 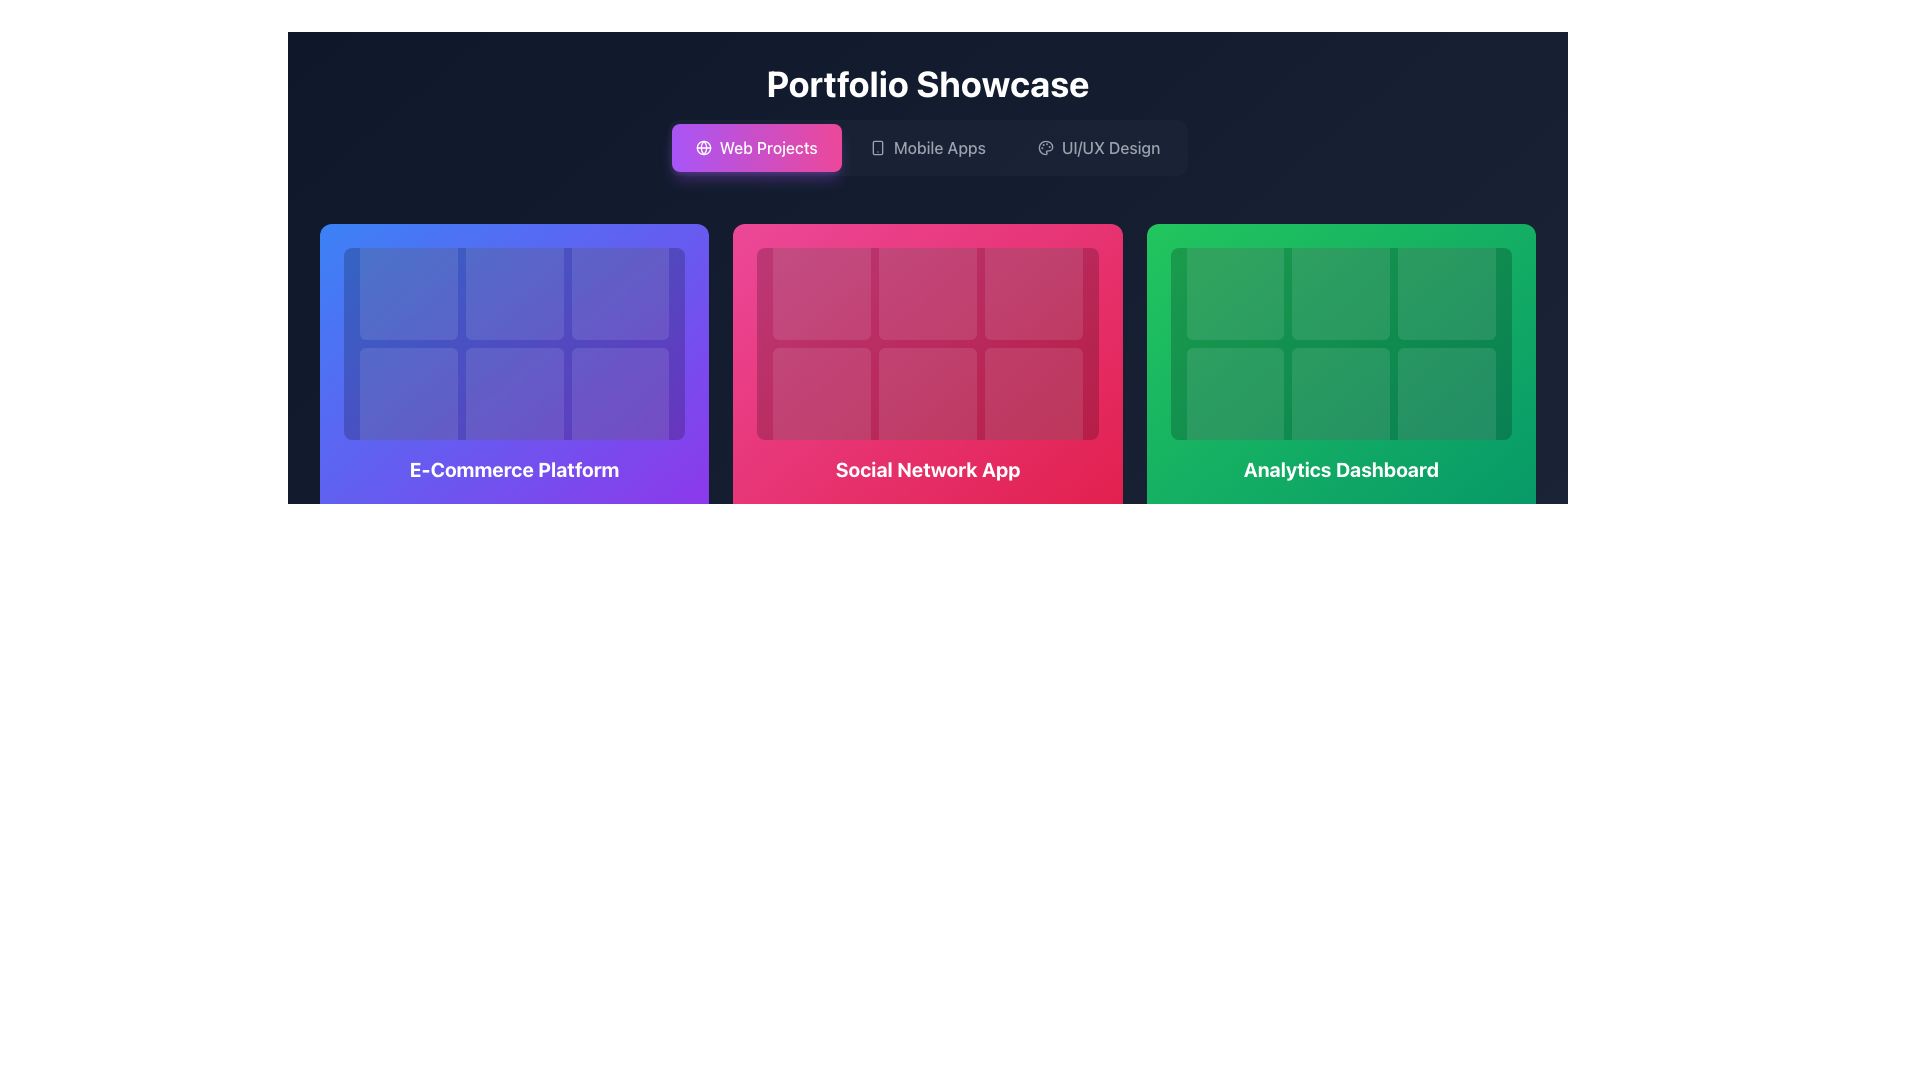 What do you see at coordinates (1098, 146) in the screenshot?
I see `the navigation link with text and icon for the 'UI/UX Design' section located` at bounding box center [1098, 146].